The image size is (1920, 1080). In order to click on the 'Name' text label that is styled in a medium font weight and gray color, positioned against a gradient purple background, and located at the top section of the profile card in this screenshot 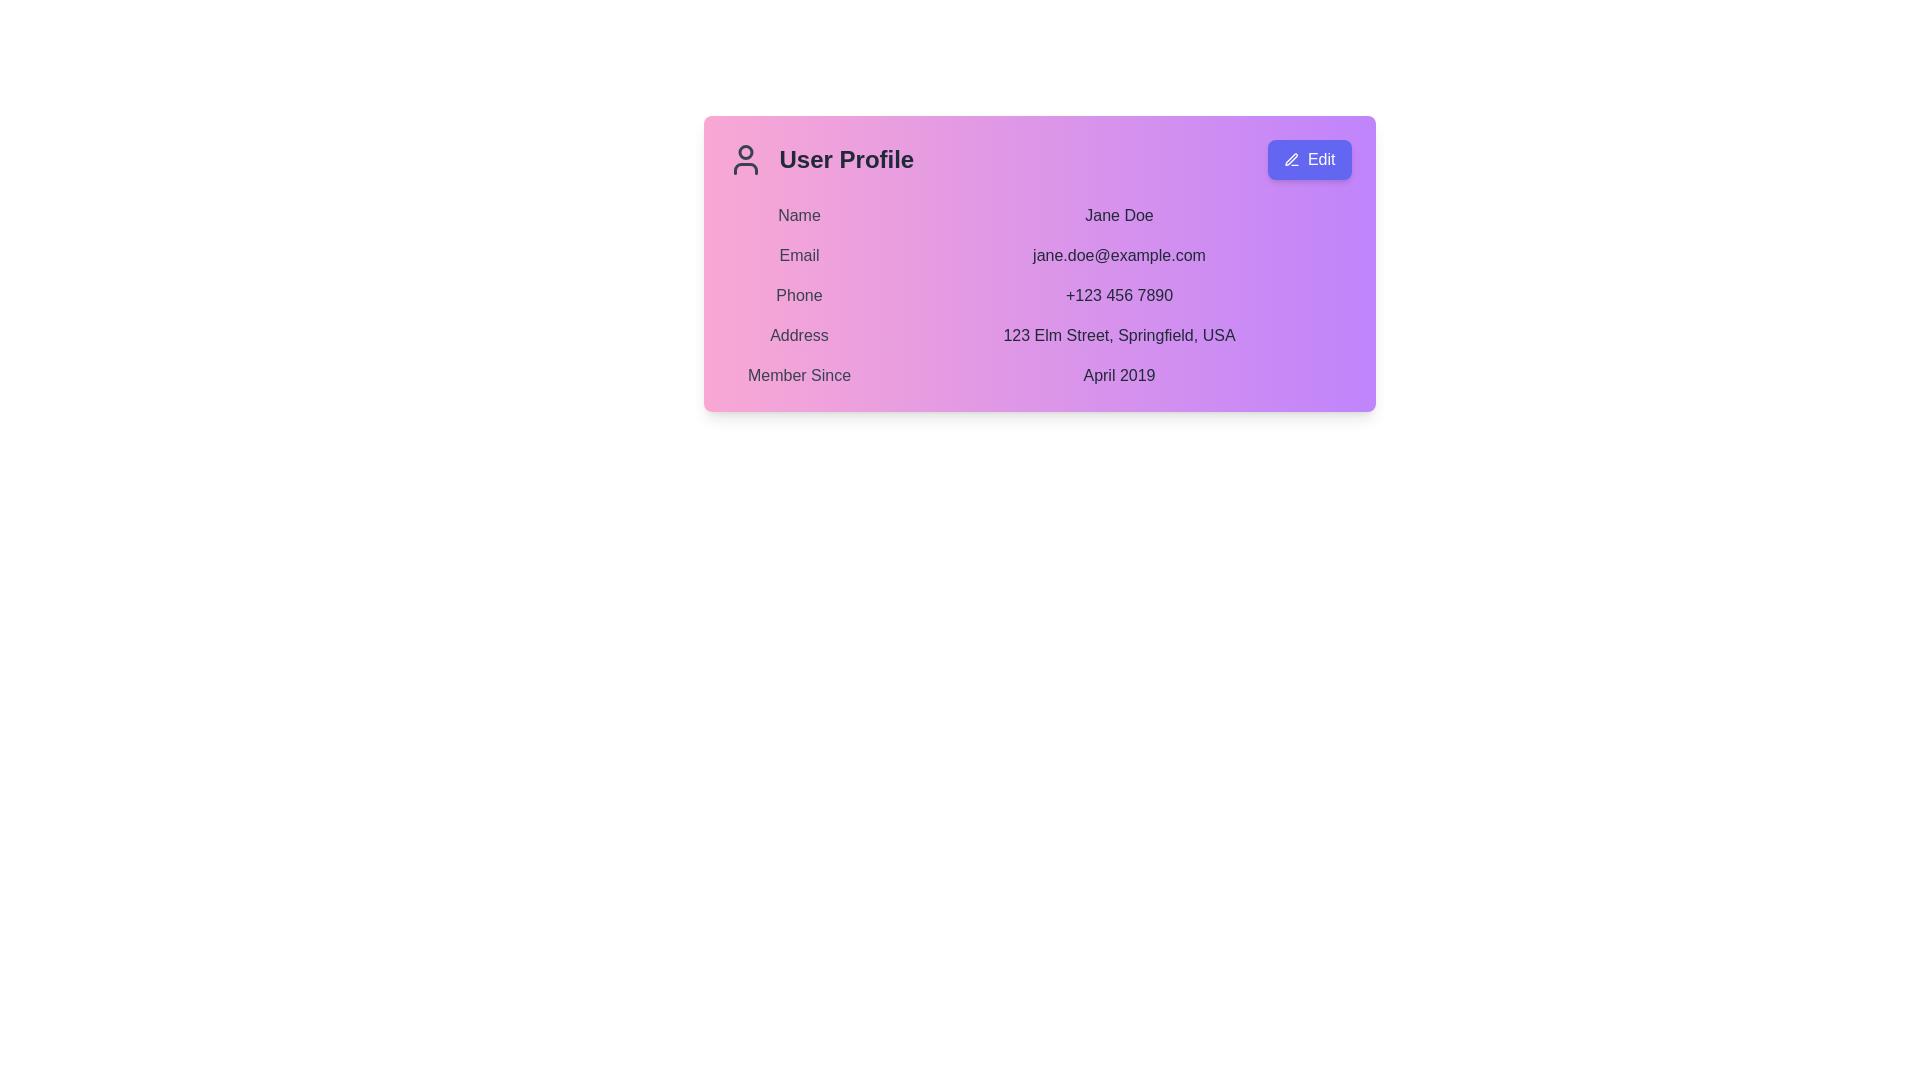, I will do `click(798, 216)`.